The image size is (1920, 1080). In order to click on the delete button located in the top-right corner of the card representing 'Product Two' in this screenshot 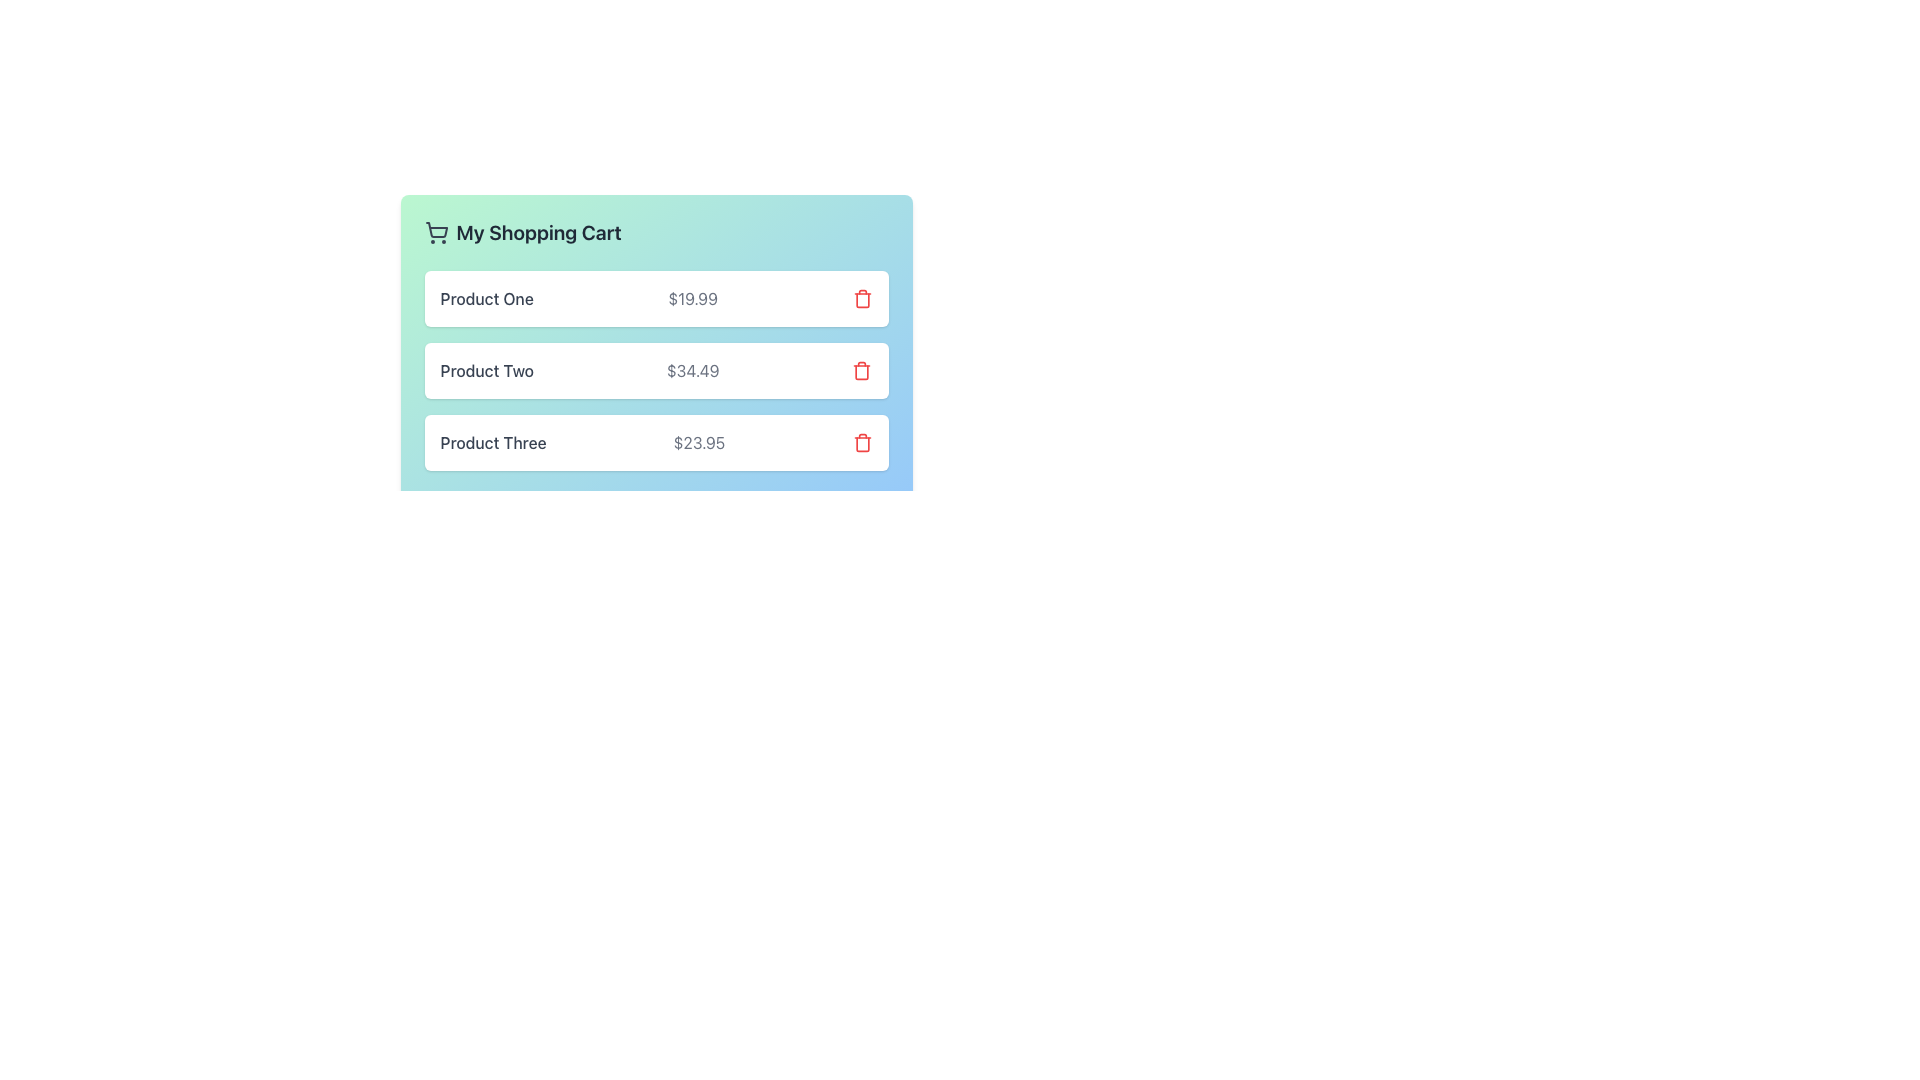, I will do `click(862, 370)`.